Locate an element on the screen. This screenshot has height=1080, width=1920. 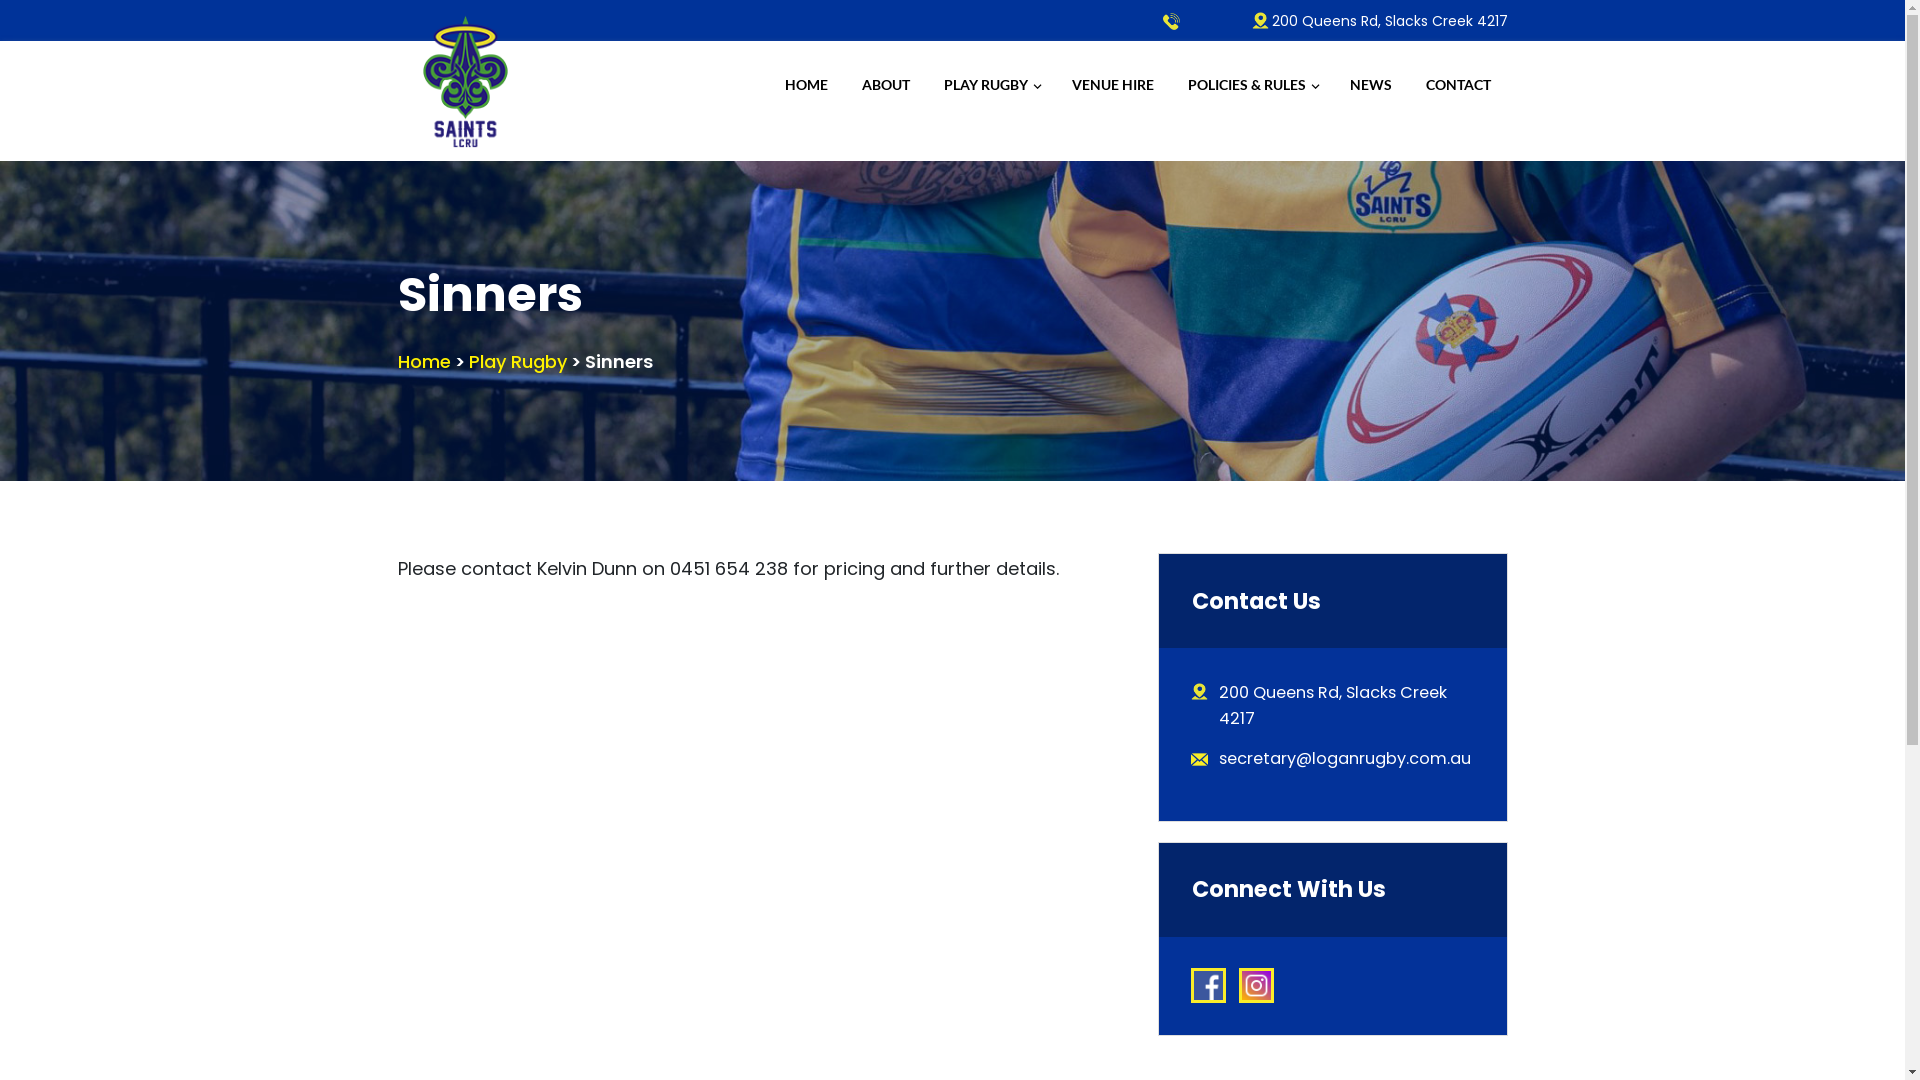
'Play Rugby' is located at coordinates (517, 361).